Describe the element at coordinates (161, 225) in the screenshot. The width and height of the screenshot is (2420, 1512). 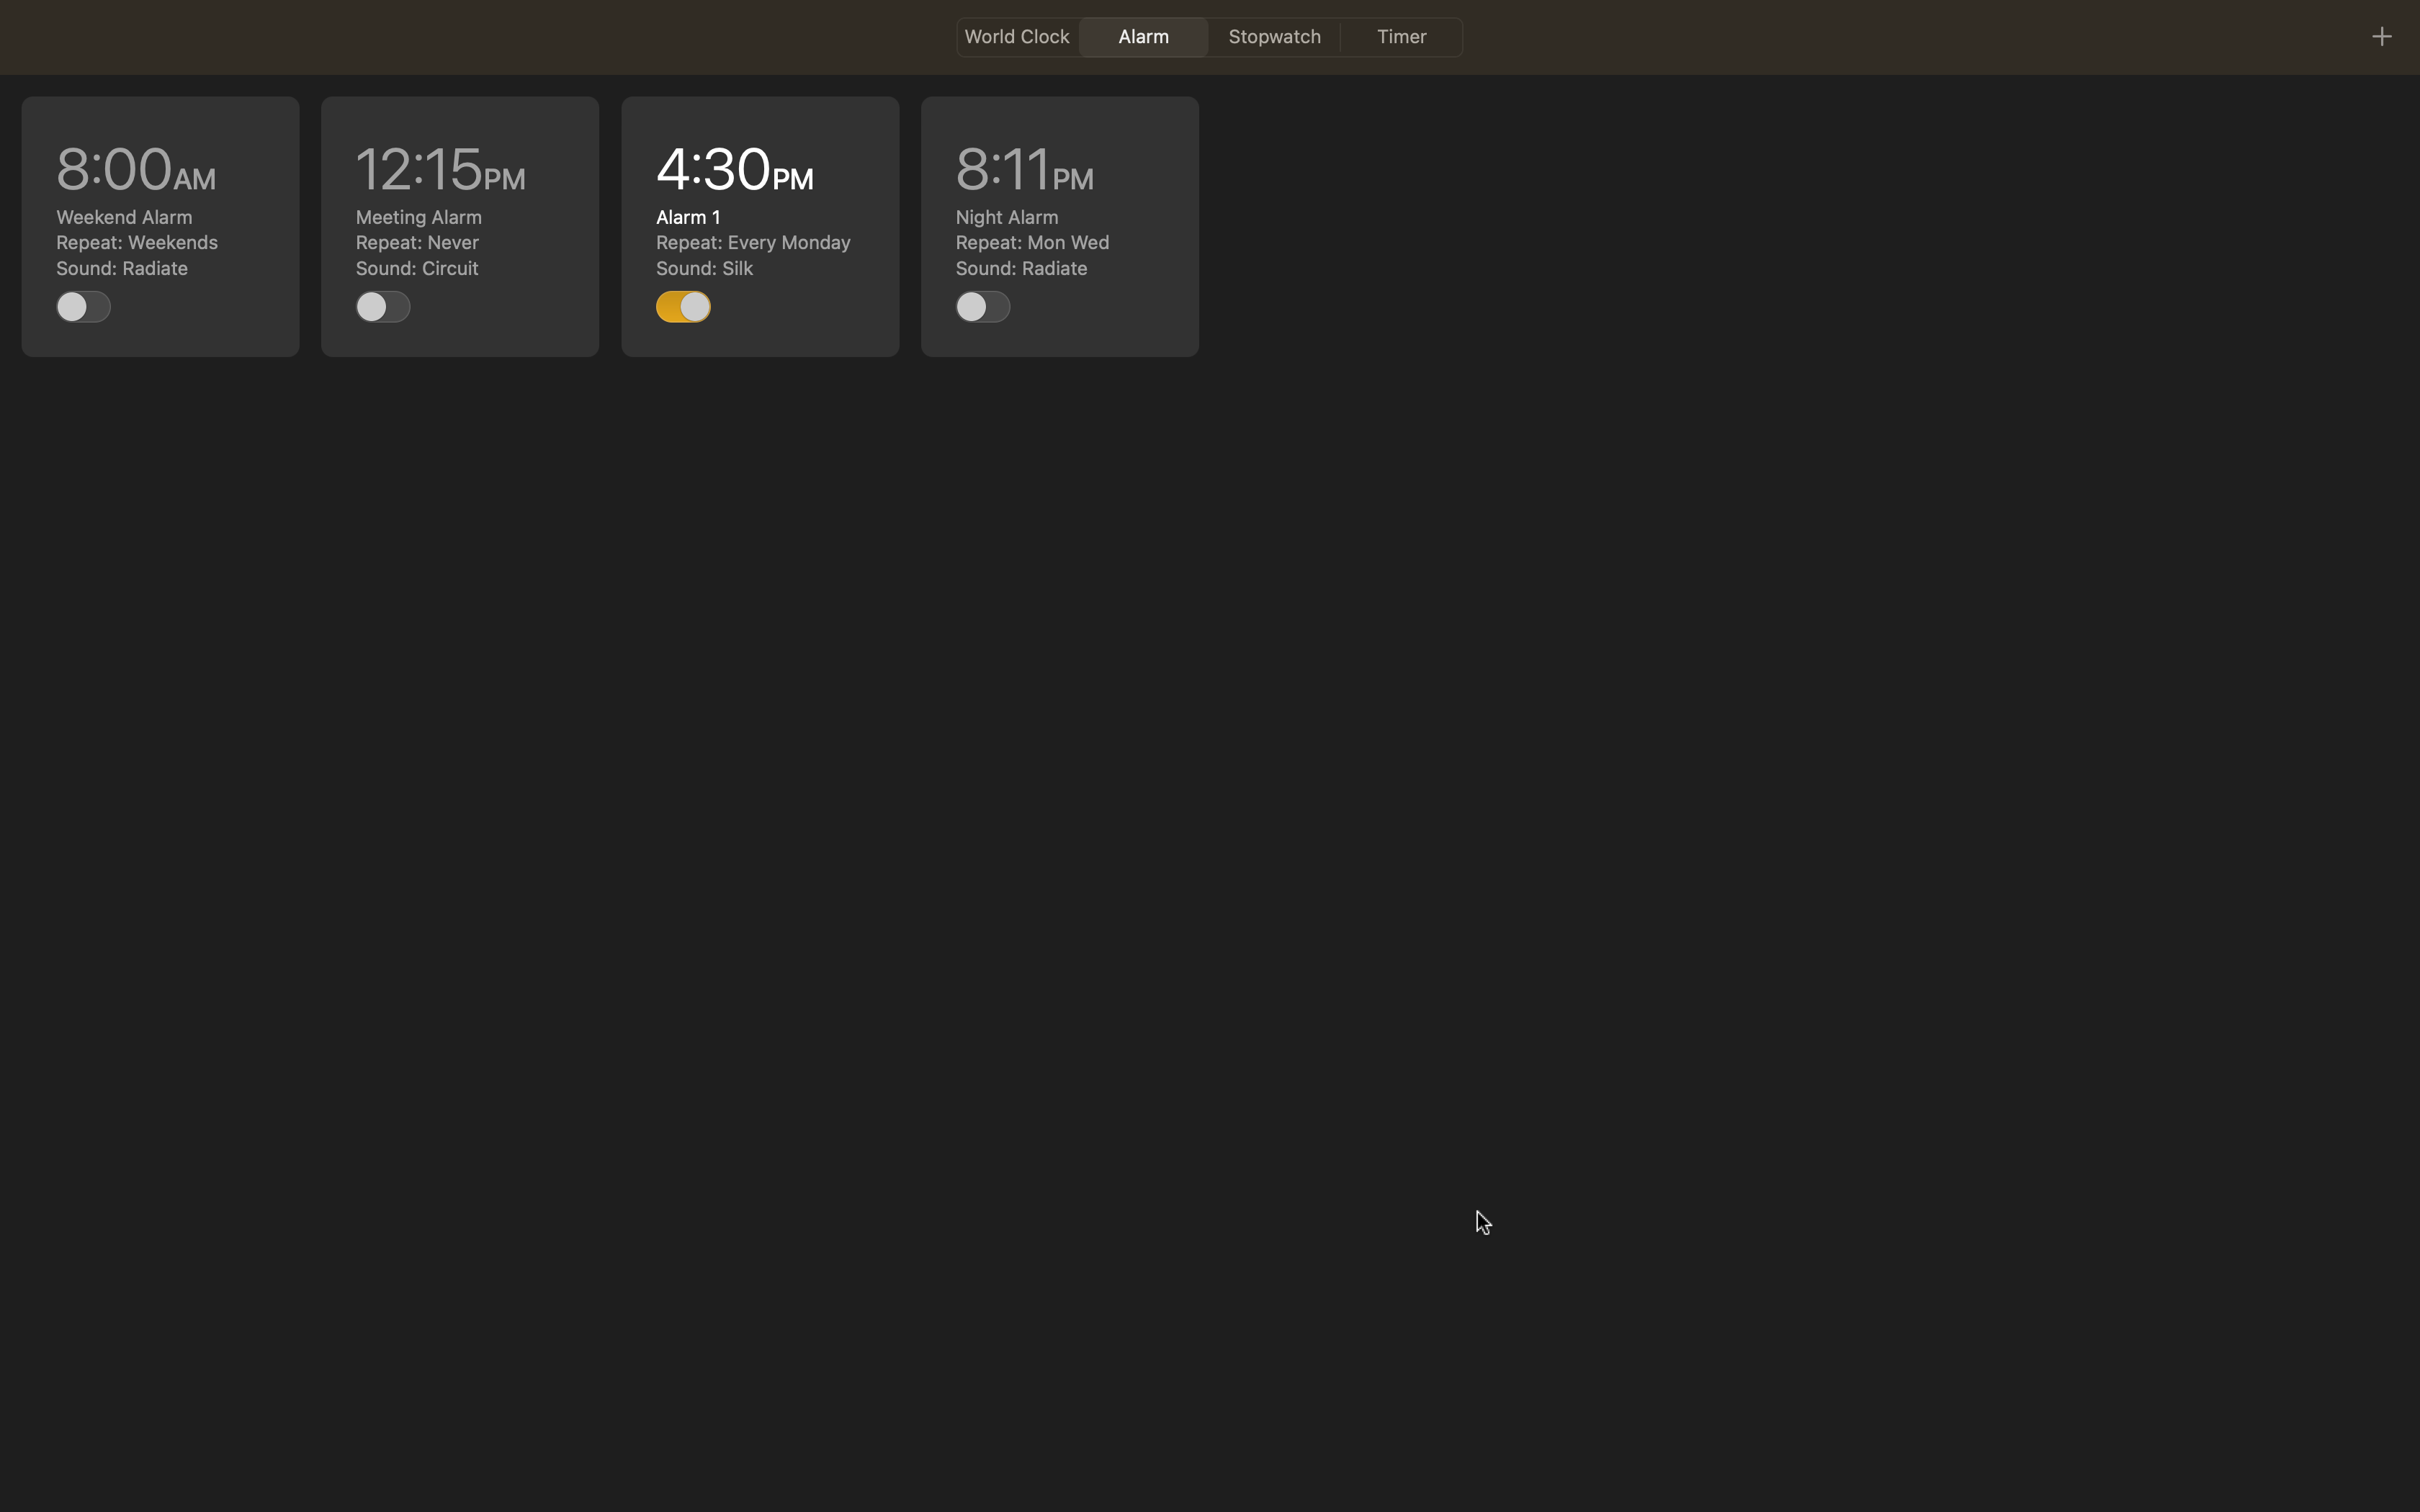
I see `Update the 8am reminder` at that location.